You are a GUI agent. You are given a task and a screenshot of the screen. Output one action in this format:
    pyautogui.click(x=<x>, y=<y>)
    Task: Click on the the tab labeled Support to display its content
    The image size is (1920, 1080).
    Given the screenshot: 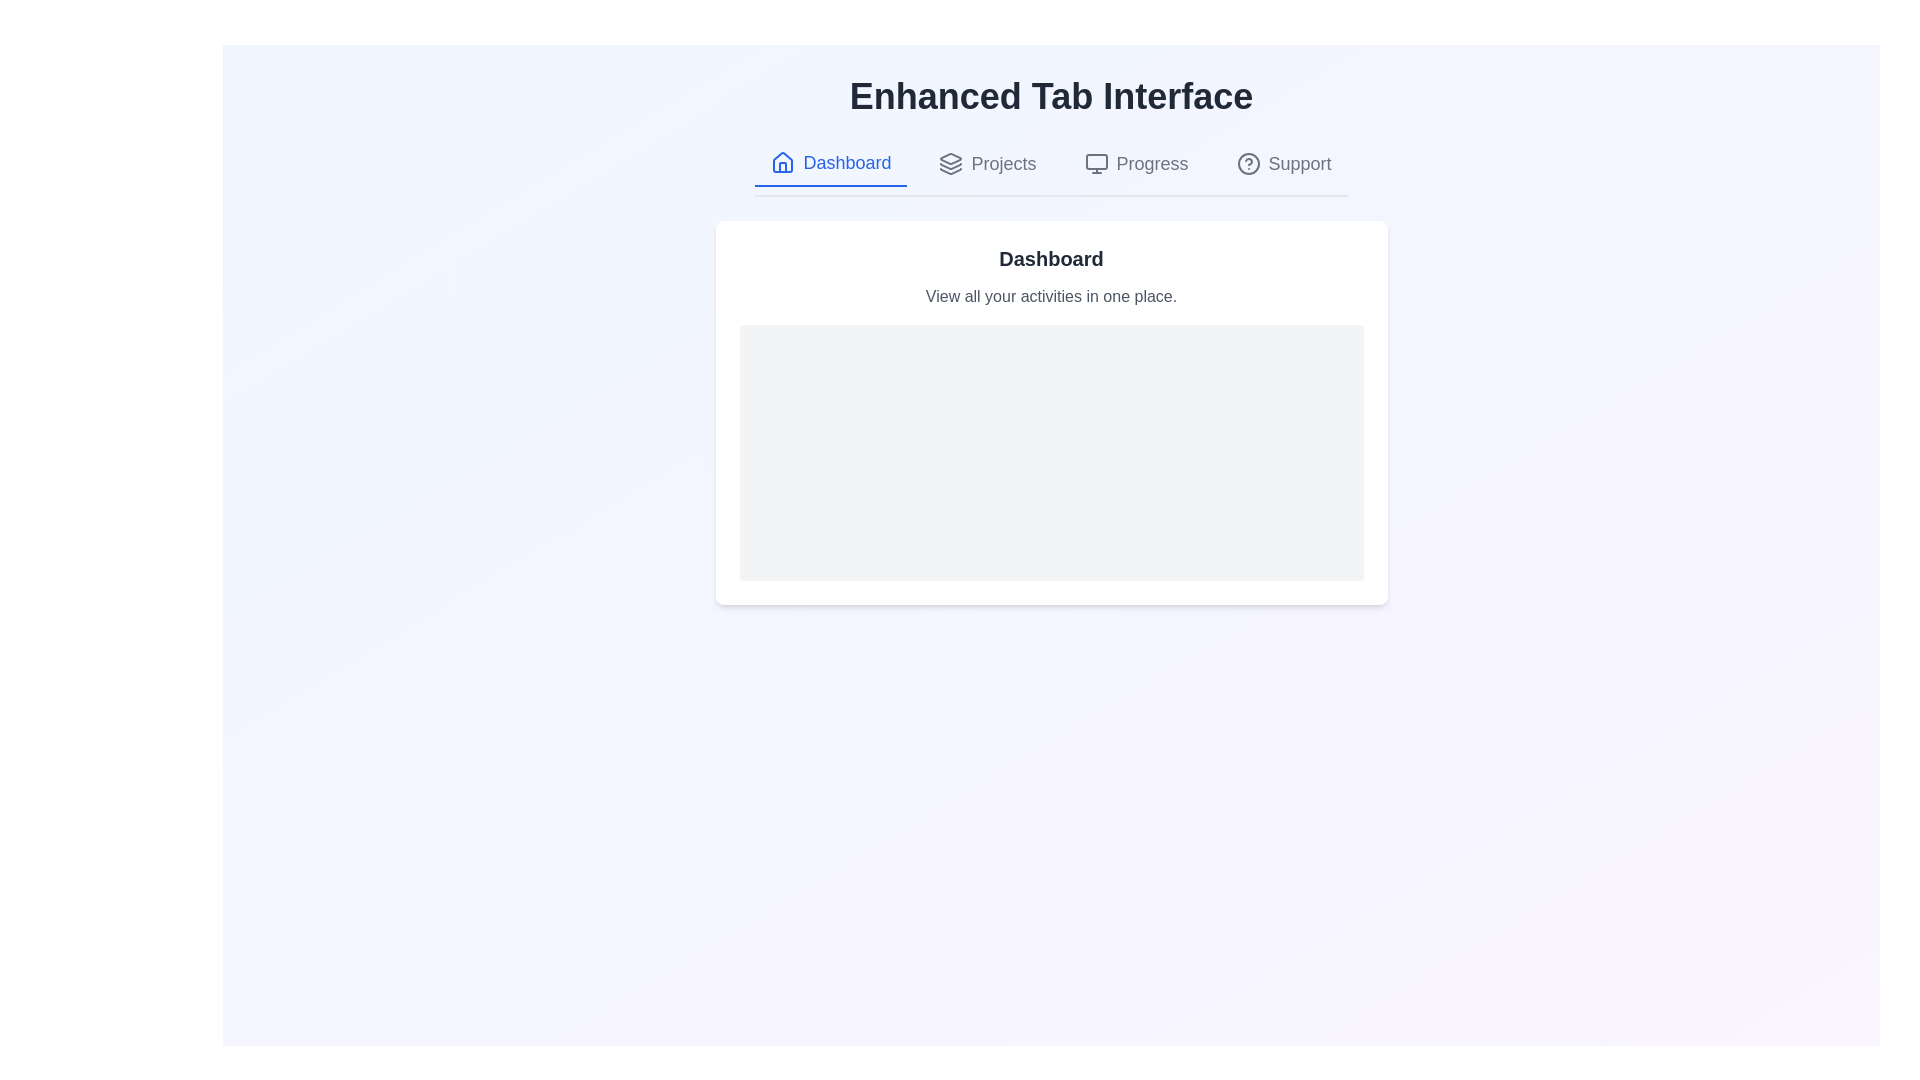 What is the action you would take?
    pyautogui.click(x=1284, y=163)
    